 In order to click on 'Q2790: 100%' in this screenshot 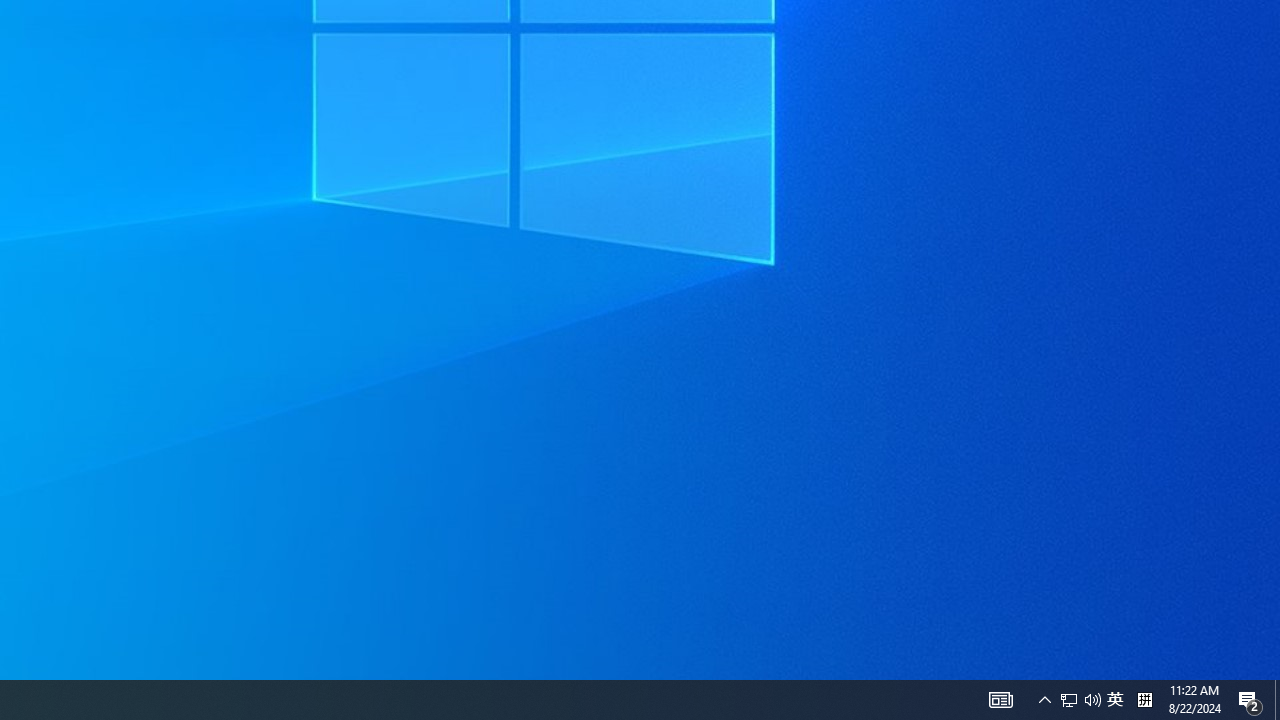, I will do `click(1144, 698)`.